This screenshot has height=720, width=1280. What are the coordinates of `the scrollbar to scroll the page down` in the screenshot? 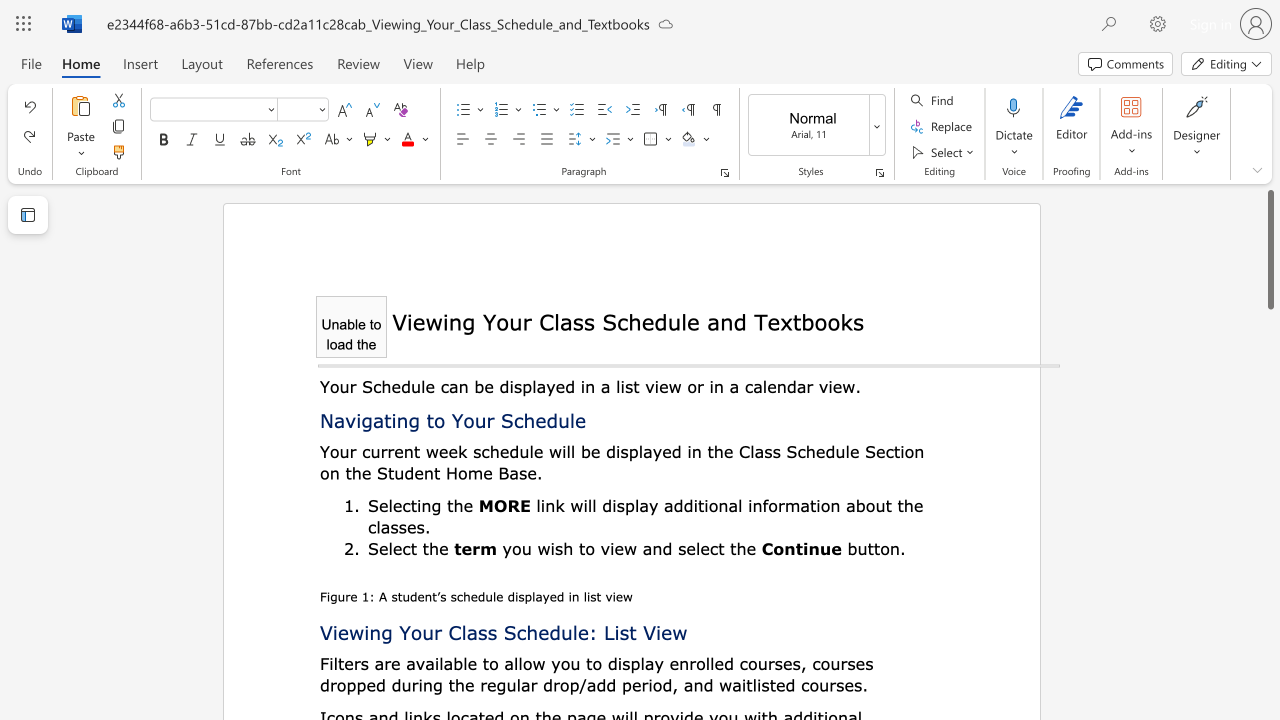 It's located at (1269, 450).